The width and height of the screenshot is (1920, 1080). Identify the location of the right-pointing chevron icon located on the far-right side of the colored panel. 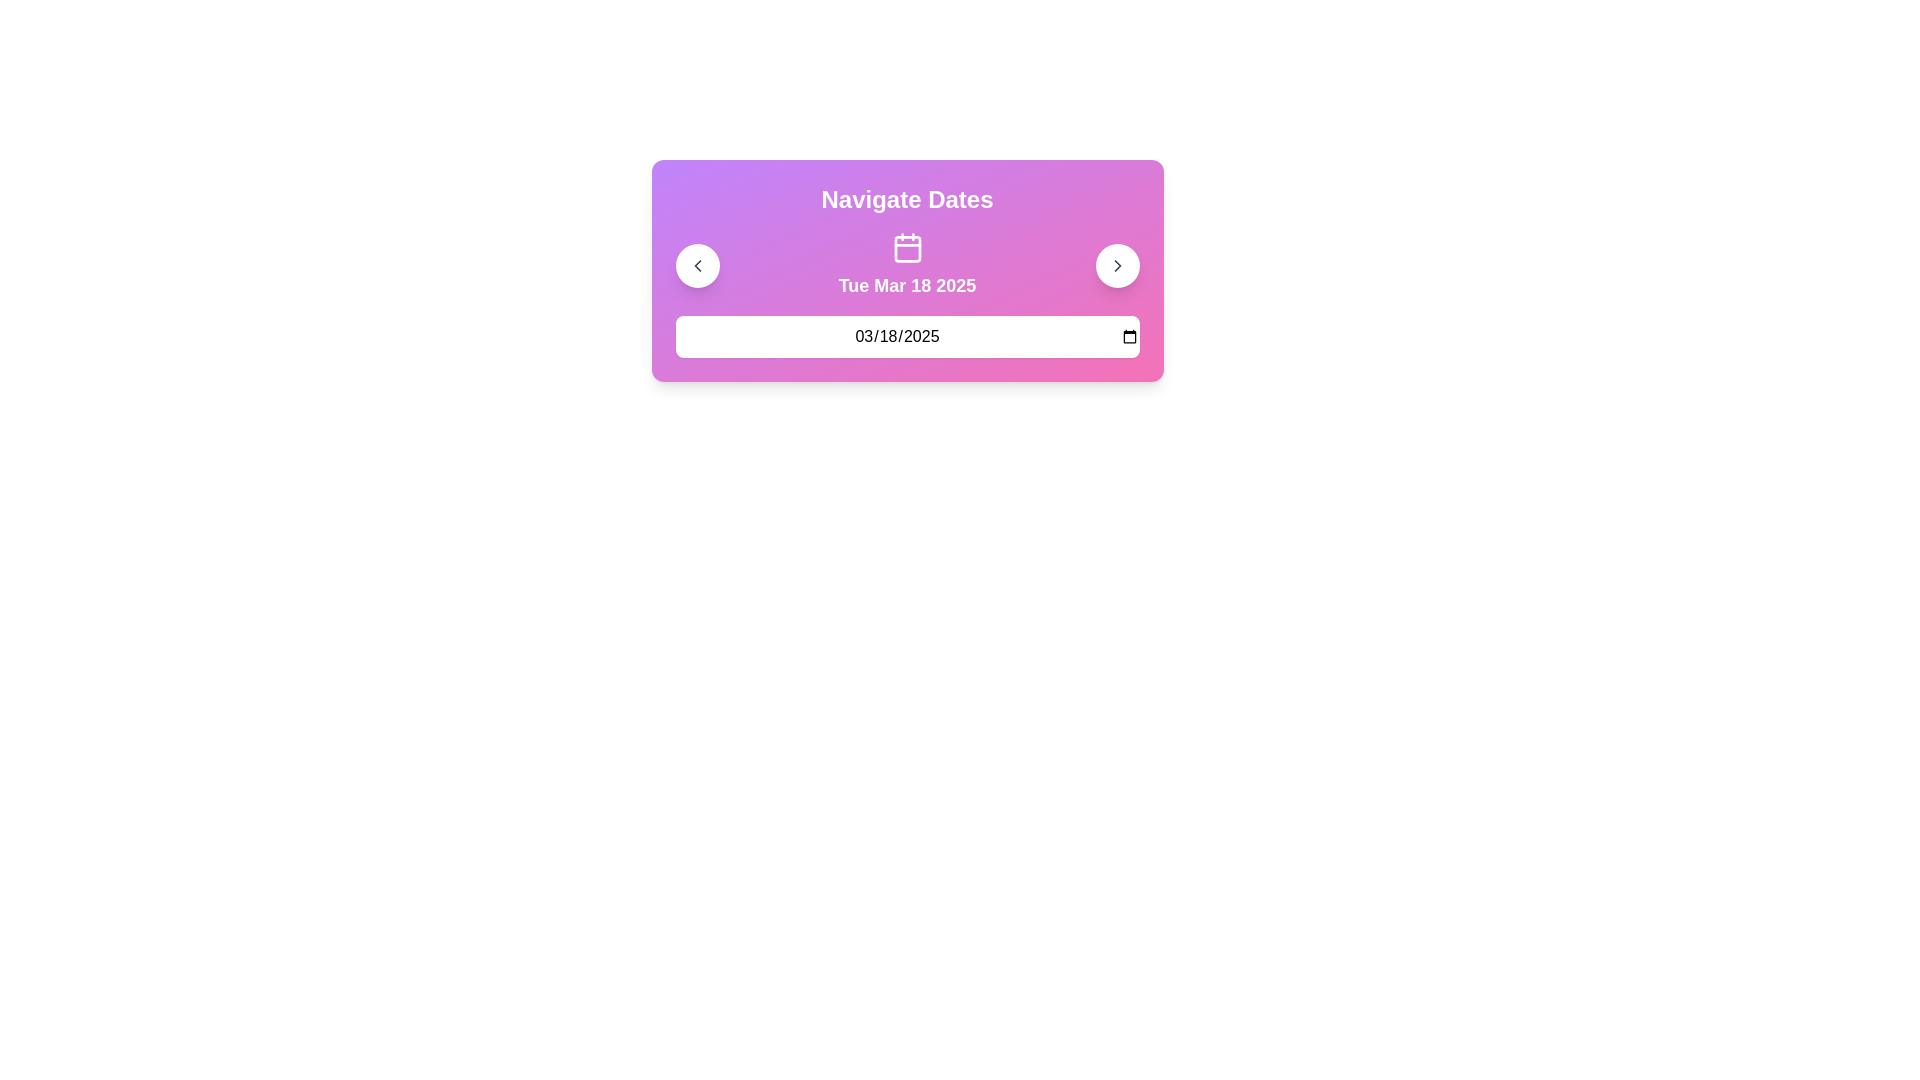
(1116, 265).